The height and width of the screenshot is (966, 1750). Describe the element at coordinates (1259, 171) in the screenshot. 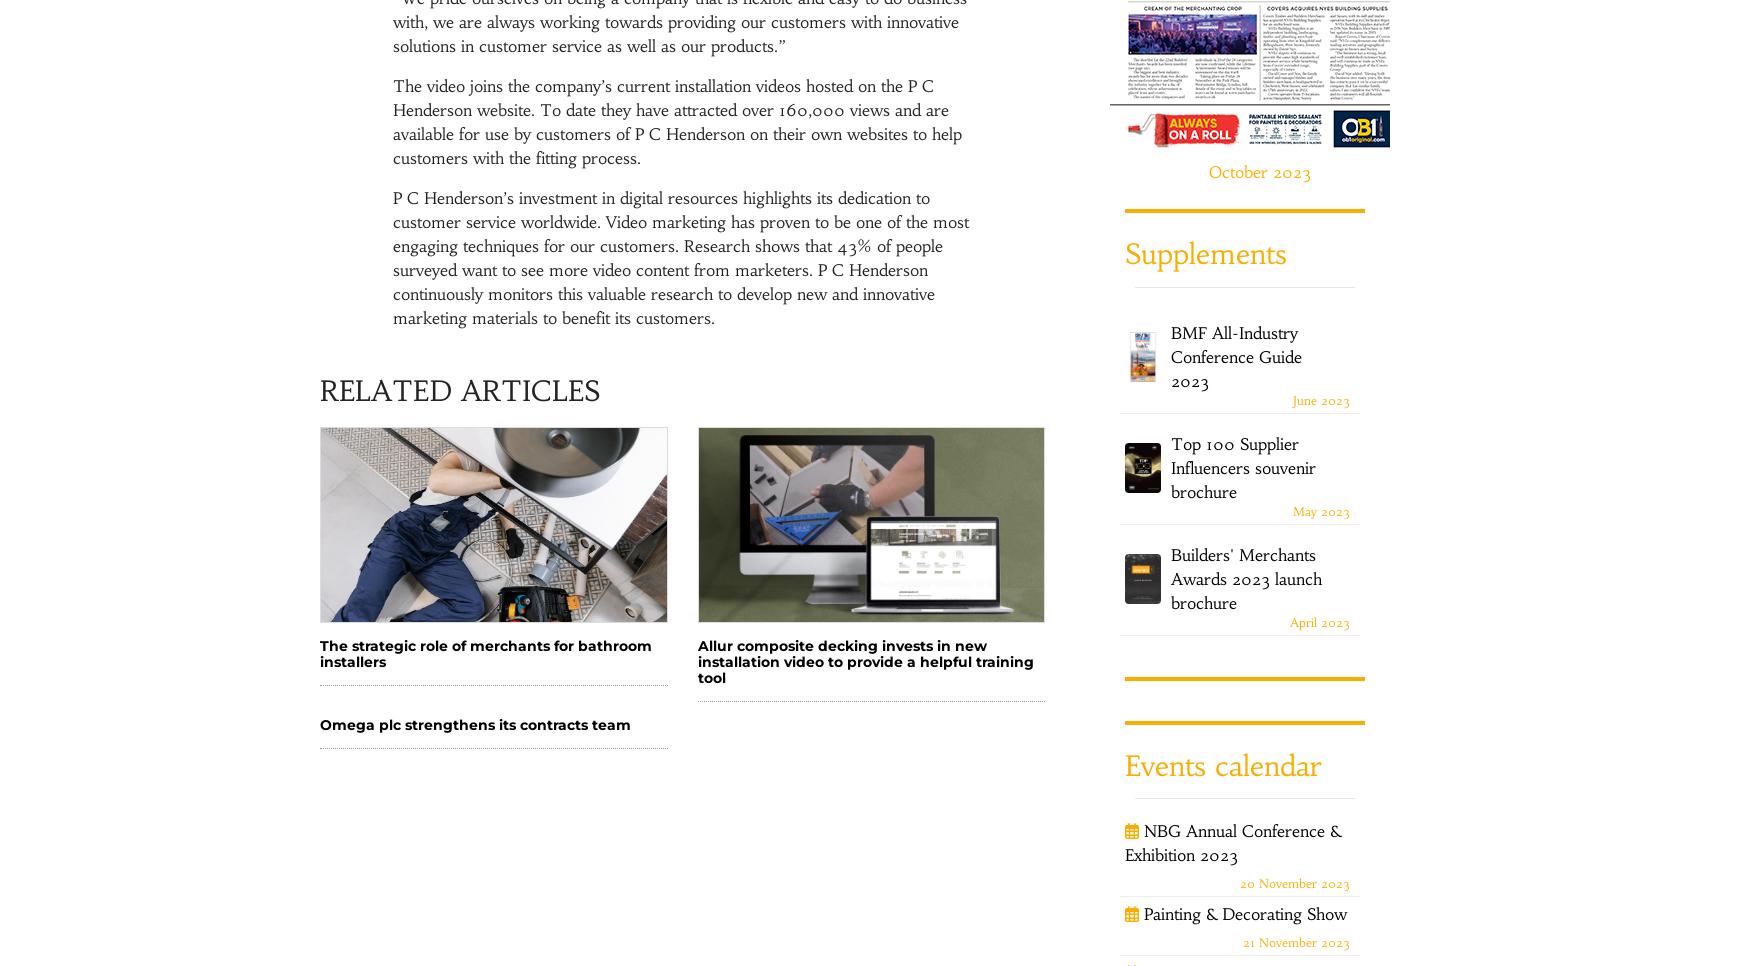

I see `'October 2023'` at that location.